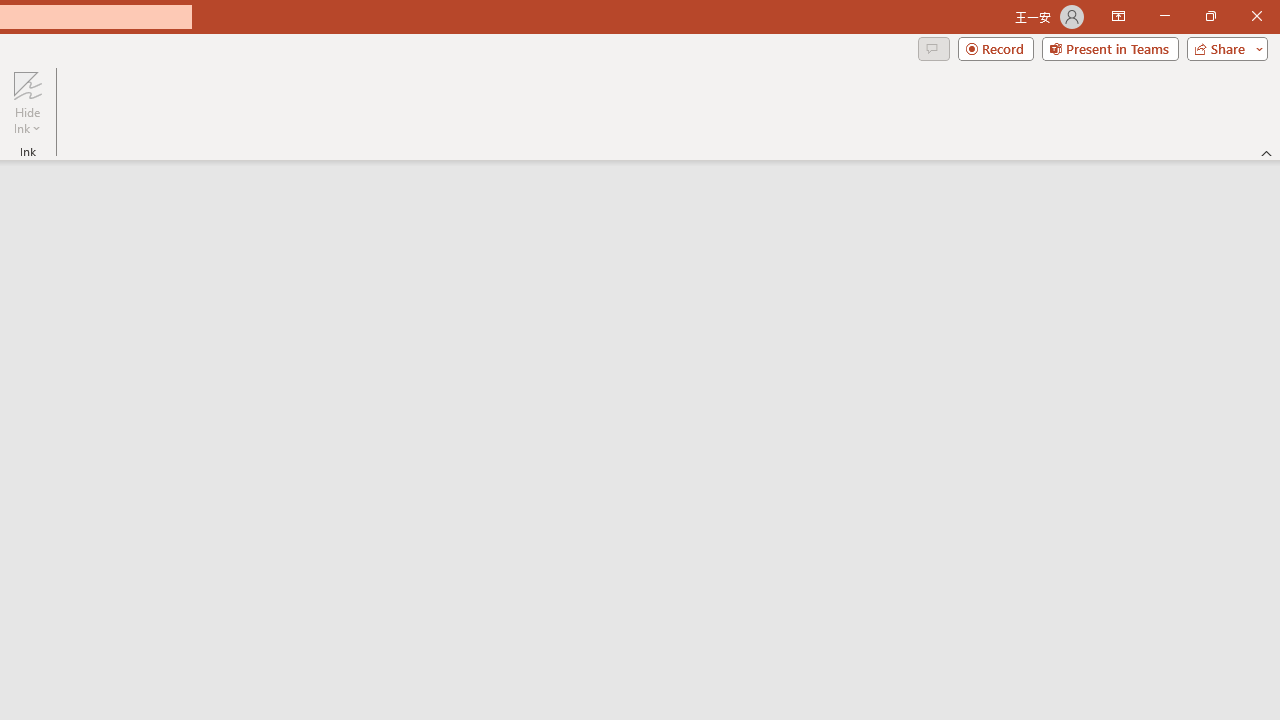 Image resolution: width=1280 pixels, height=720 pixels. I want to click on 'Present in Teams', so click(1109, 47).